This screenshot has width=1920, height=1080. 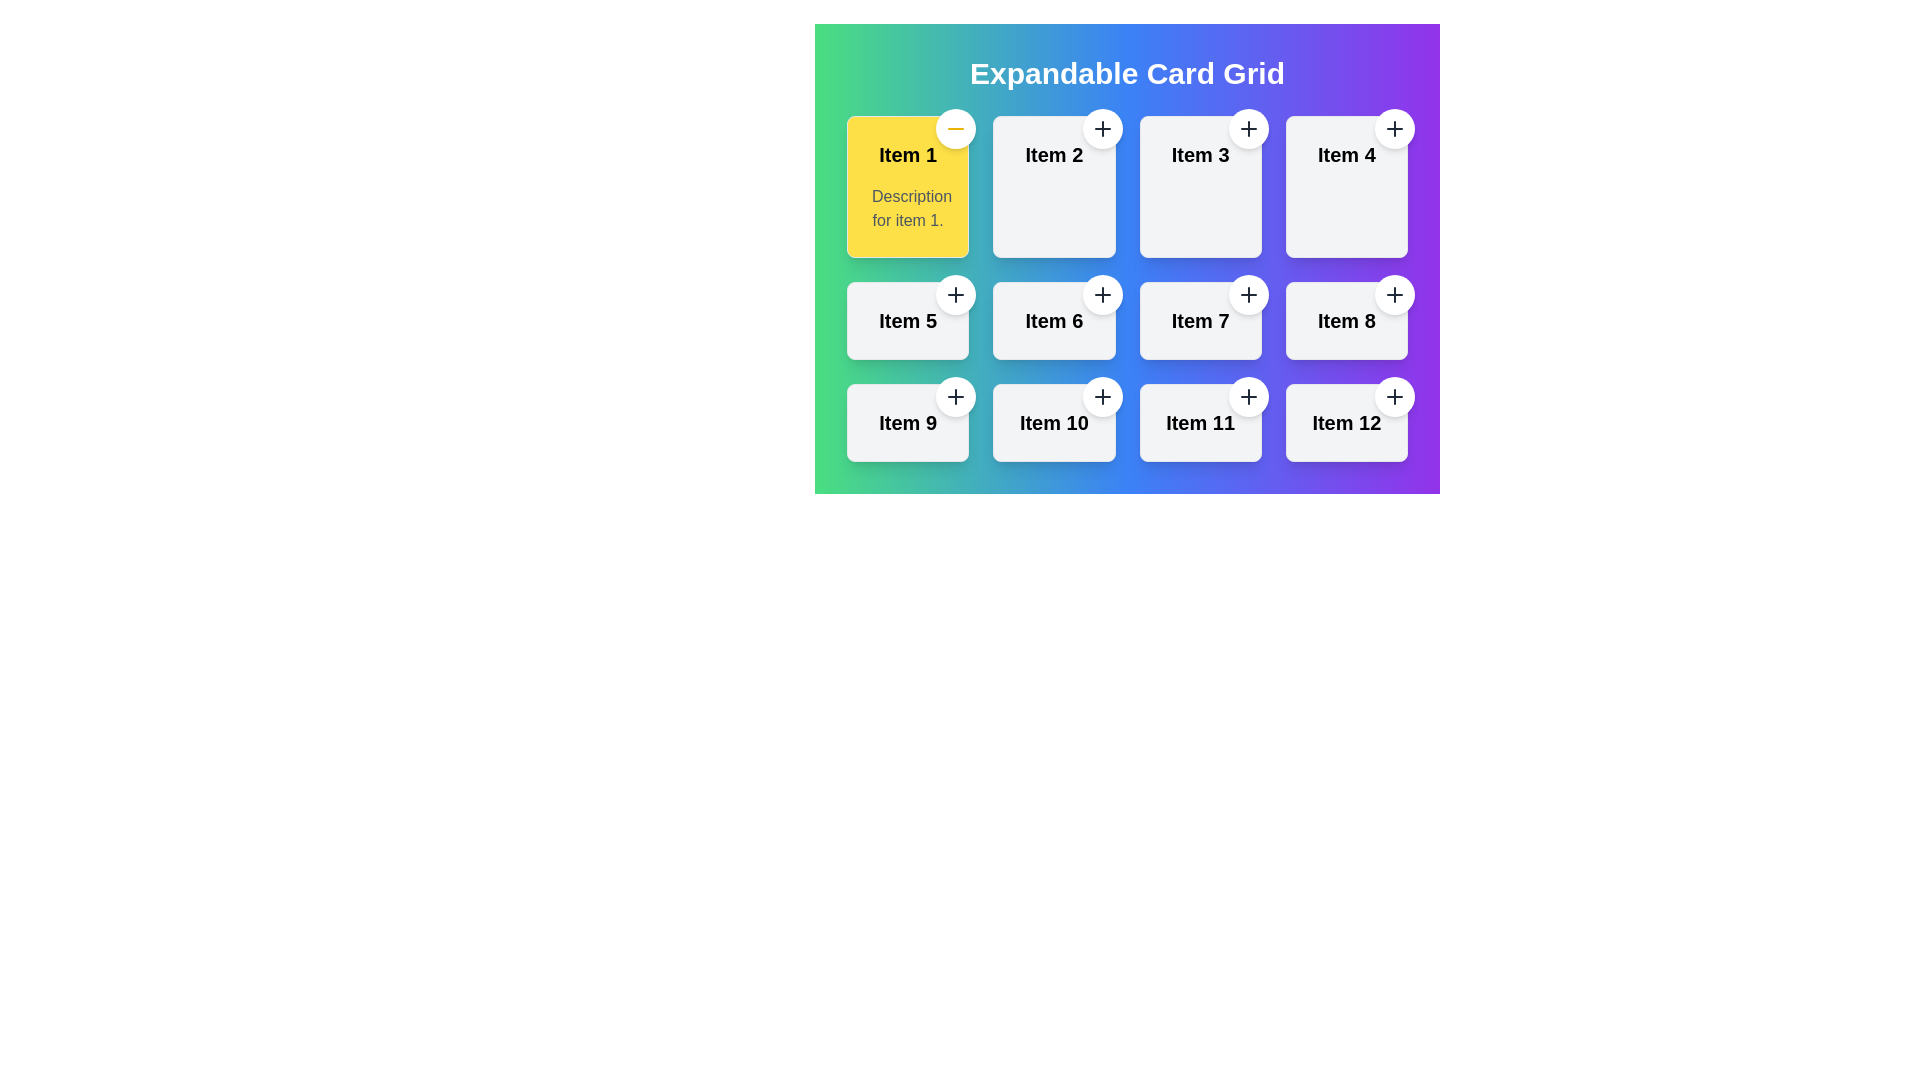 I want to click on label 'Item 6' on the card with a light gray background and a plus button in the top-right corner, so click(x=1053, y=319).